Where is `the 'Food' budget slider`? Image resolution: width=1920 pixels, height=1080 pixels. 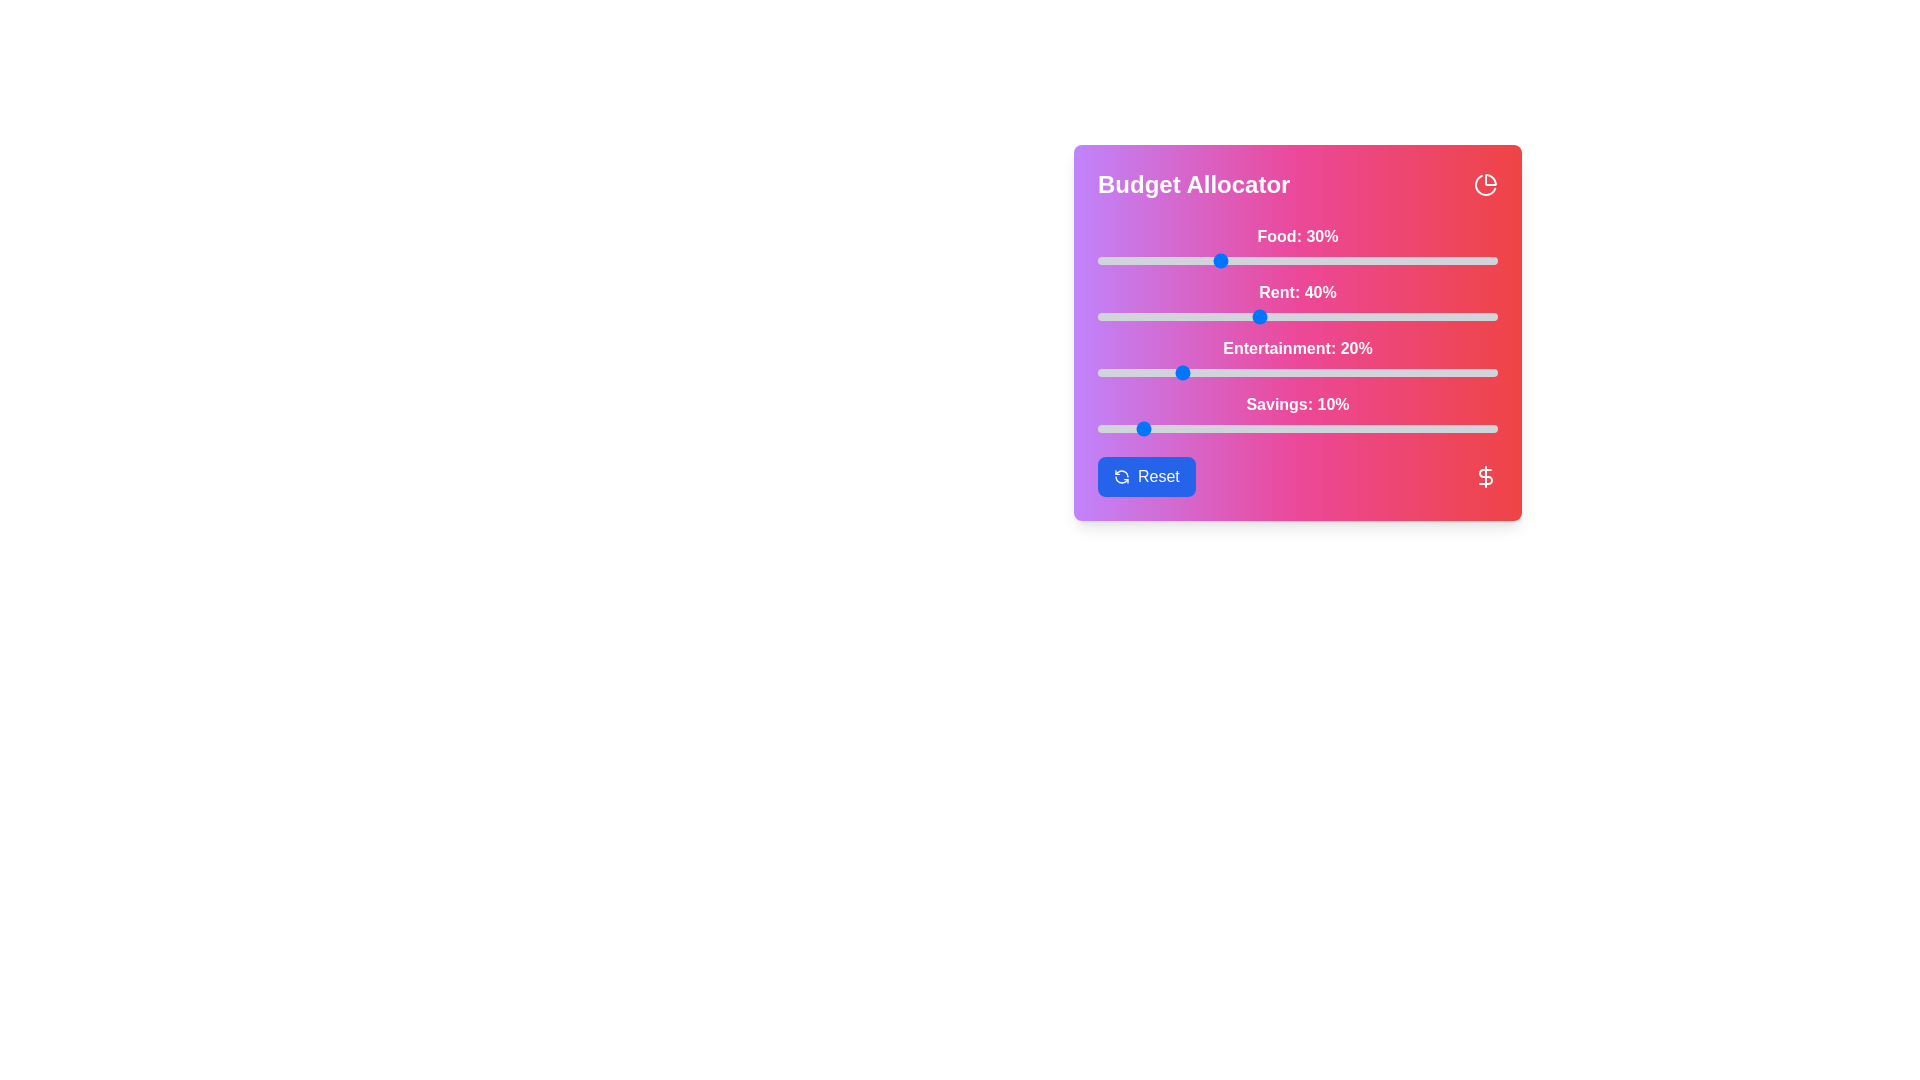 the 'Food' budget slider is located at coordinates (1286, 260).